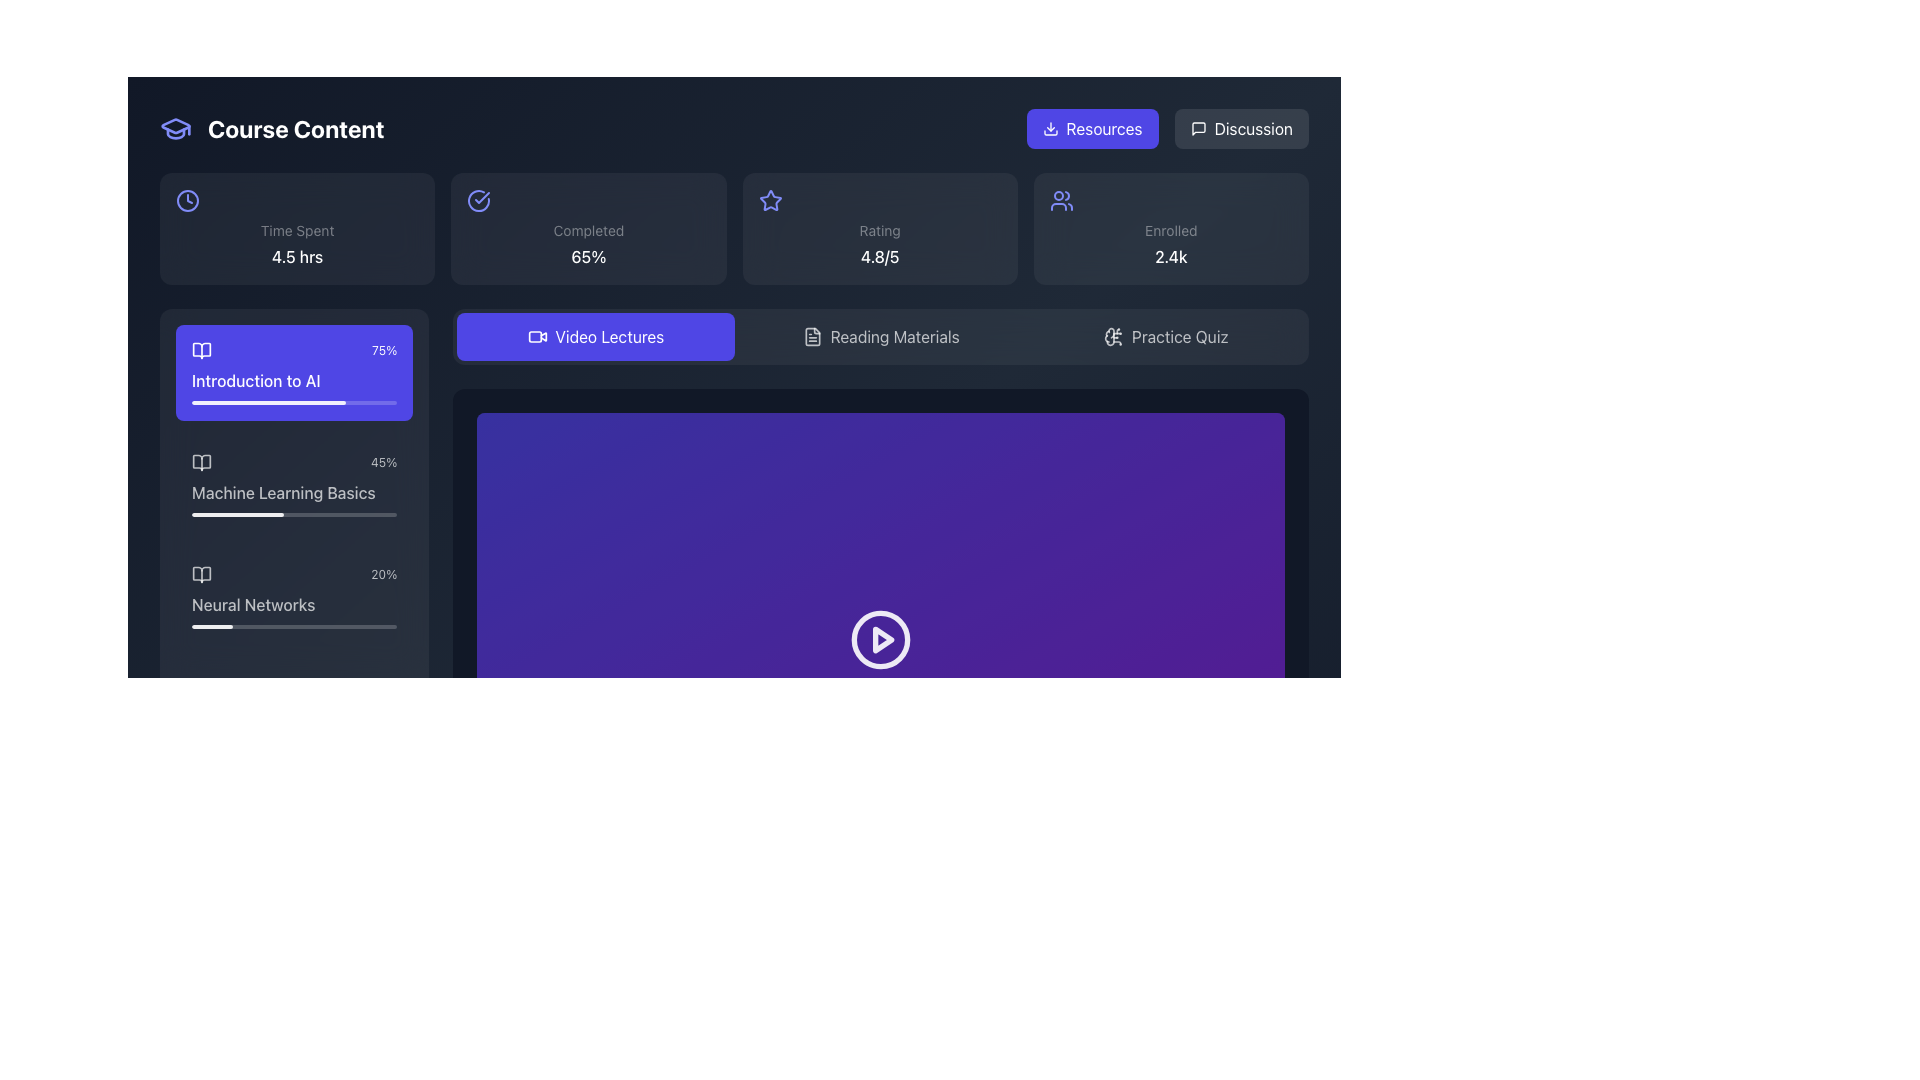  Describe the element at coordinates (296, 256) in the screenshot. I see `the static text element displaying '4.5 hrs', which is centered below the 'Time Spent' label within its information panel` at that location.